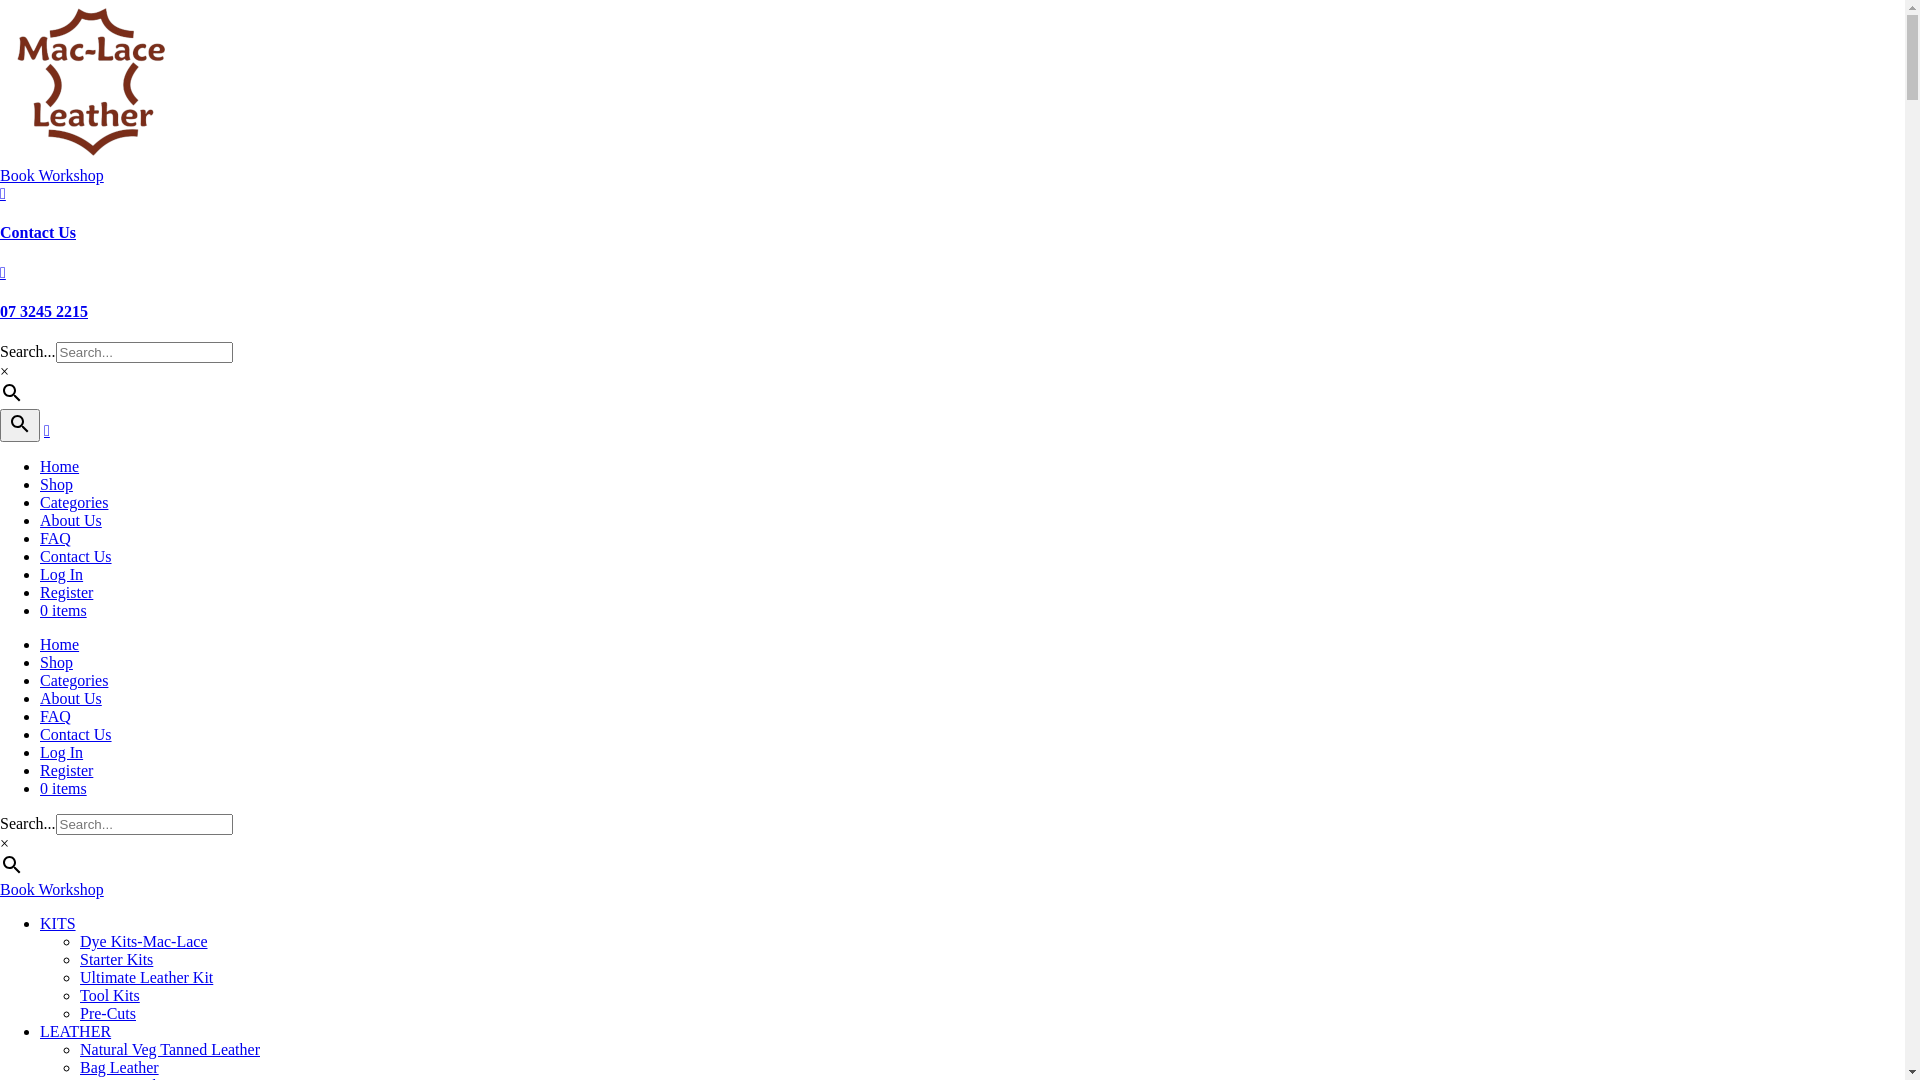 Image resolution: width=1920 pixels, height=1080 pixels. What do you see at coordinates (39, 574) in the screenshot?
I see `'Log In'` at bounding box center [39, 574].